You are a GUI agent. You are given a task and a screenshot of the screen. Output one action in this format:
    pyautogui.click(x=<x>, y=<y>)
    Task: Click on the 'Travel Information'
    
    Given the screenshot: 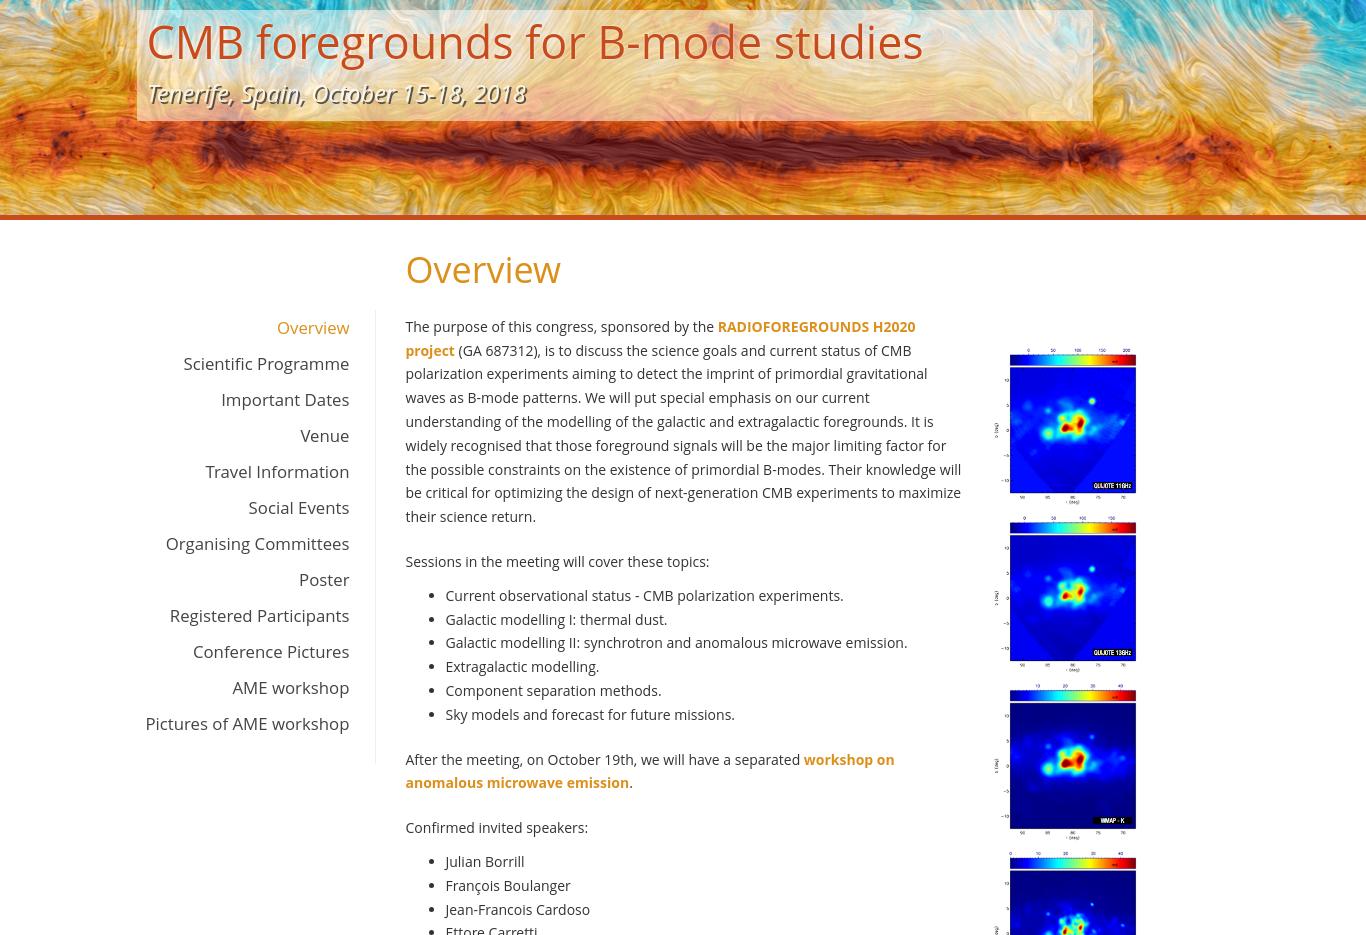 What is the action you would take?
    pyautogui.click(x=277, y=471)
    